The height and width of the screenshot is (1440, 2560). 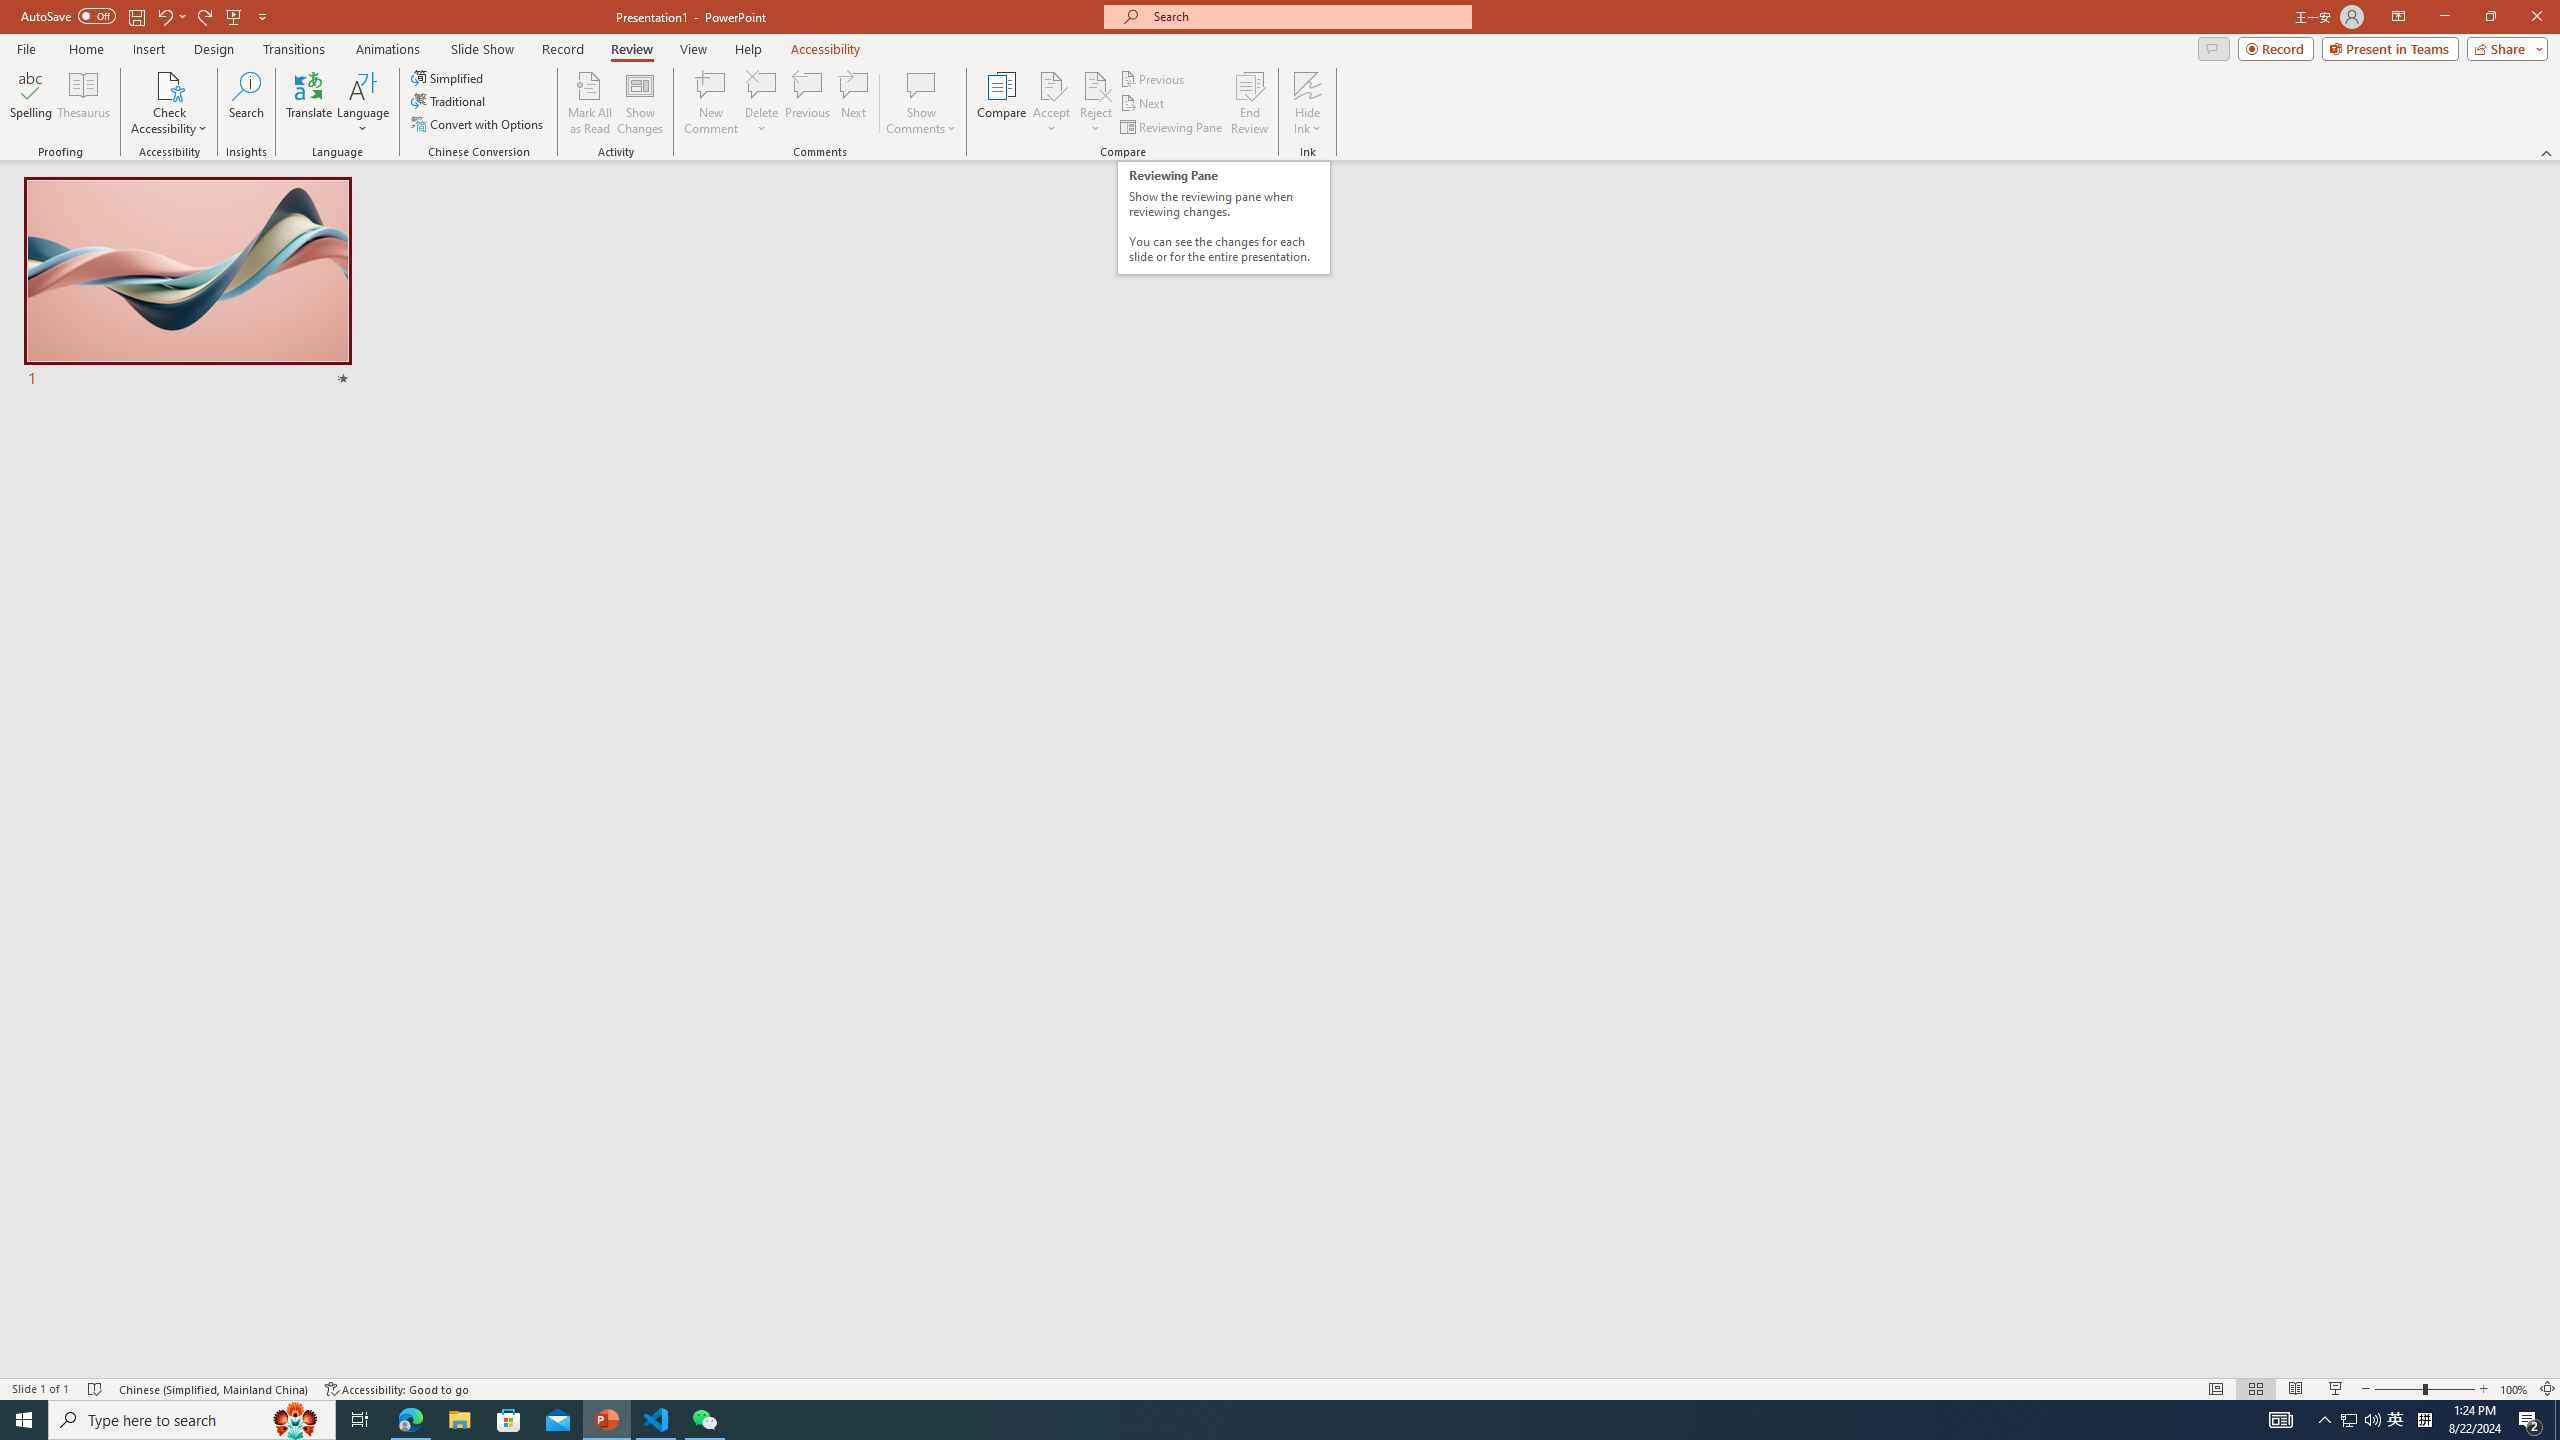 I want to click on 'Reject', so click(x=1094, y=103).